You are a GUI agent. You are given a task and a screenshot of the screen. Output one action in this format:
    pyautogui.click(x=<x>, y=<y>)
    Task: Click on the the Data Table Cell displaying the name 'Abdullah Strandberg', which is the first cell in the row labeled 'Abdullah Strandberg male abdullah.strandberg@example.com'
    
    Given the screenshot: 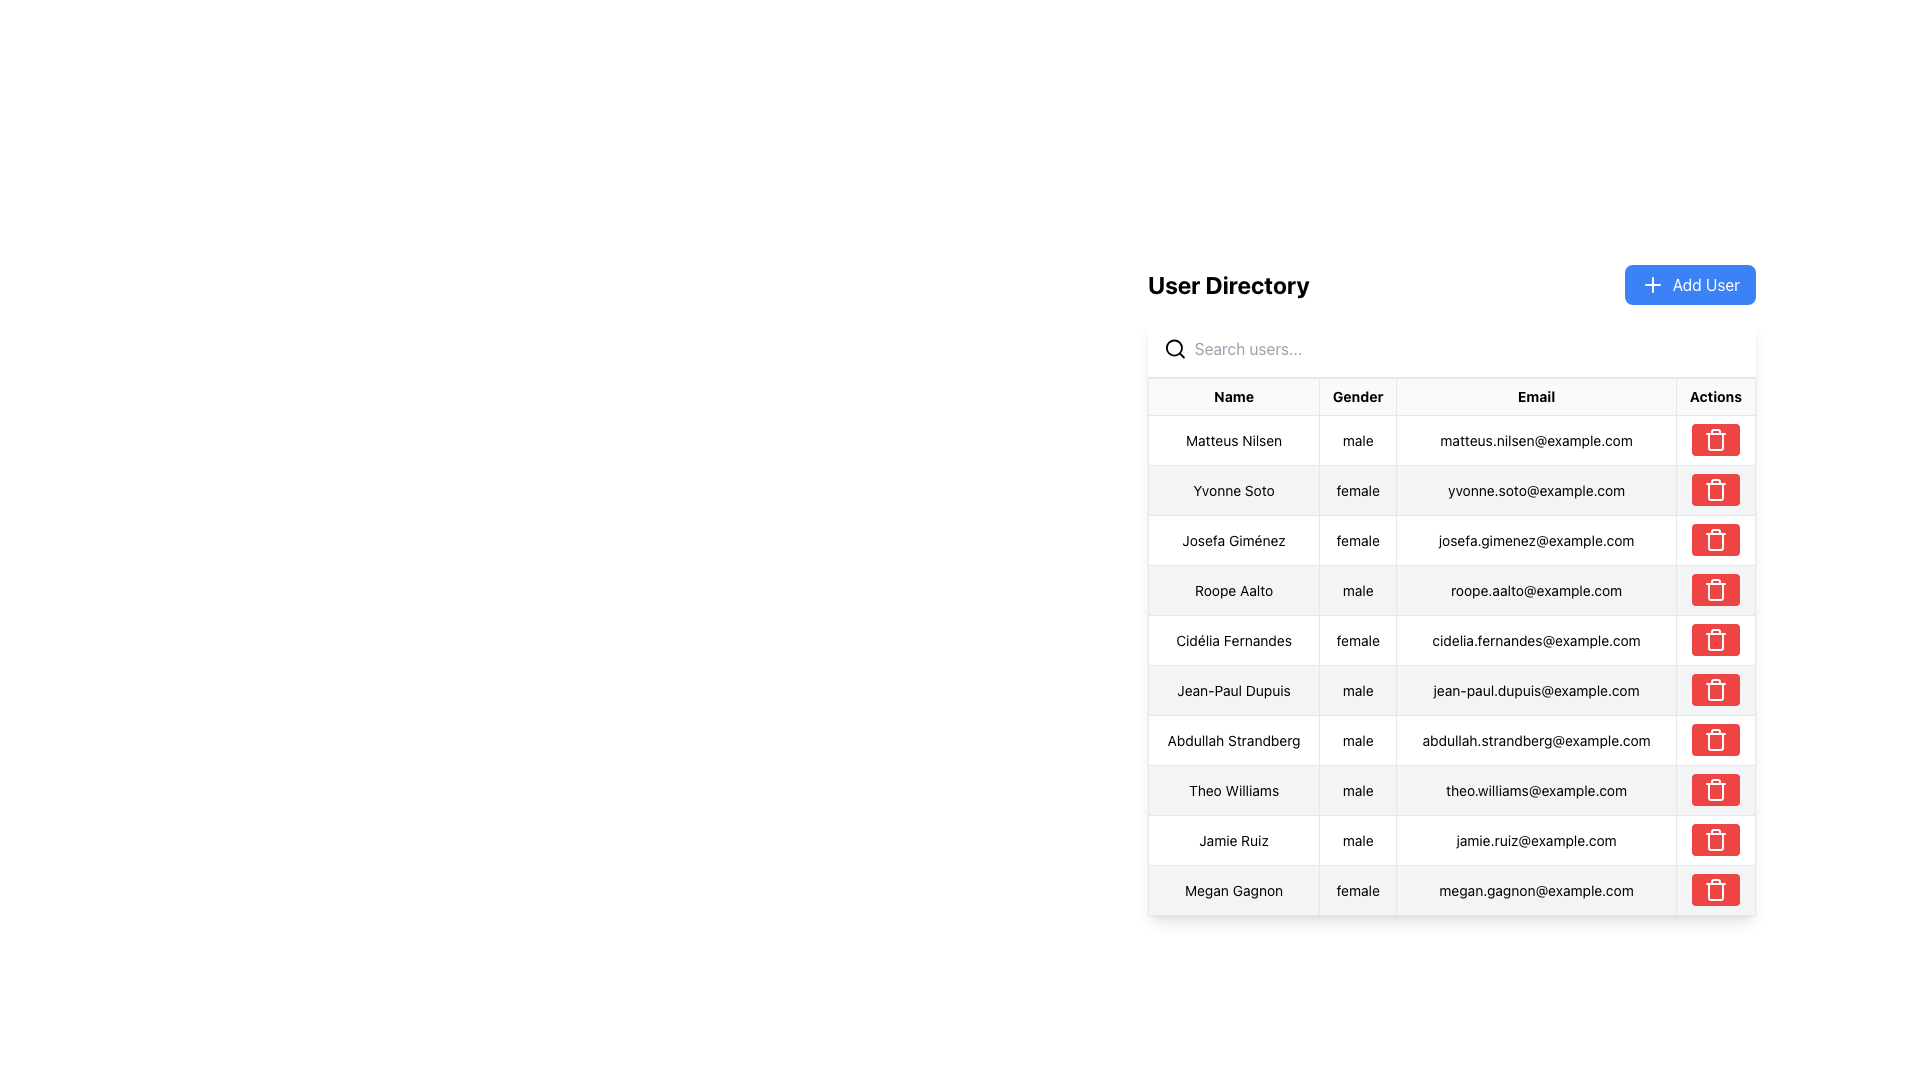 What is the action you would take?
    pyautogui.click(x=1232, y=740)
    